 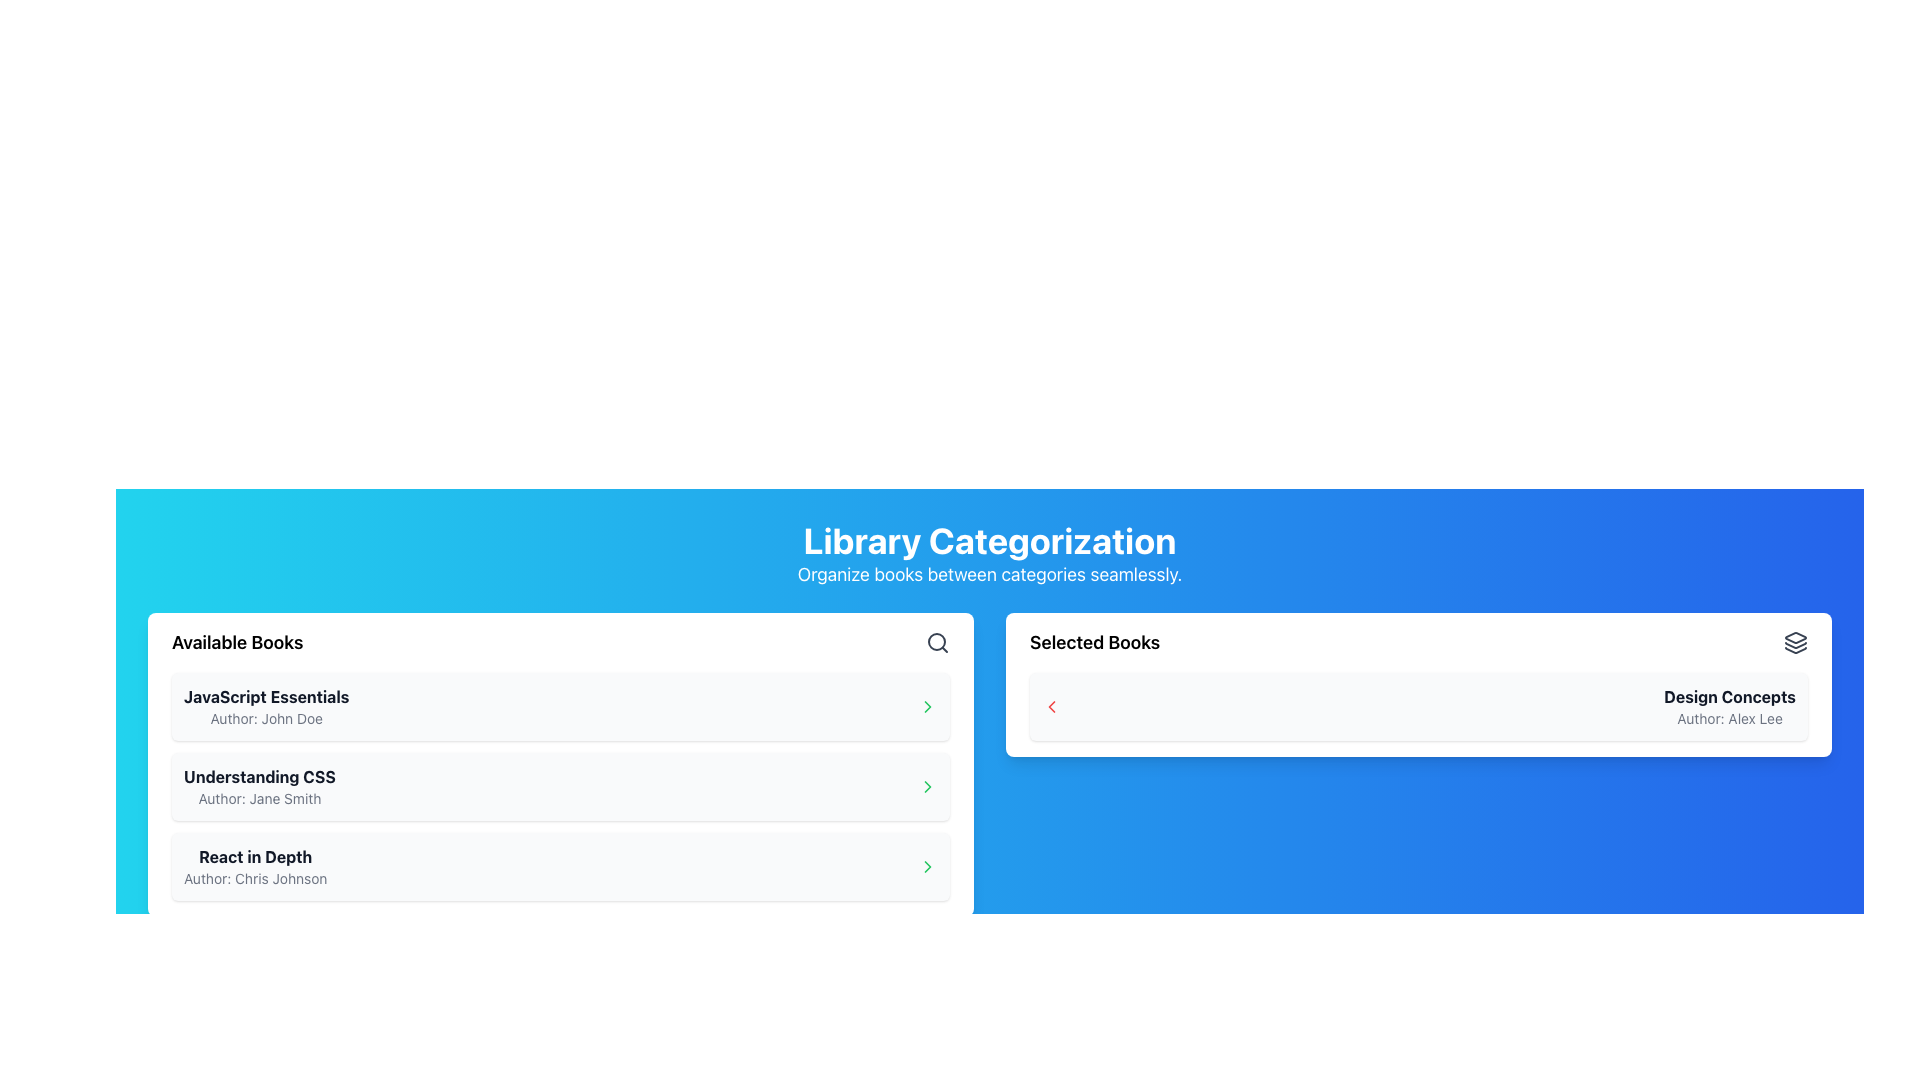 I want to click on the chevron right icon located on the far right of the 'React in Depth' item in the 'Available Books' section, so click(x=926, y=705).